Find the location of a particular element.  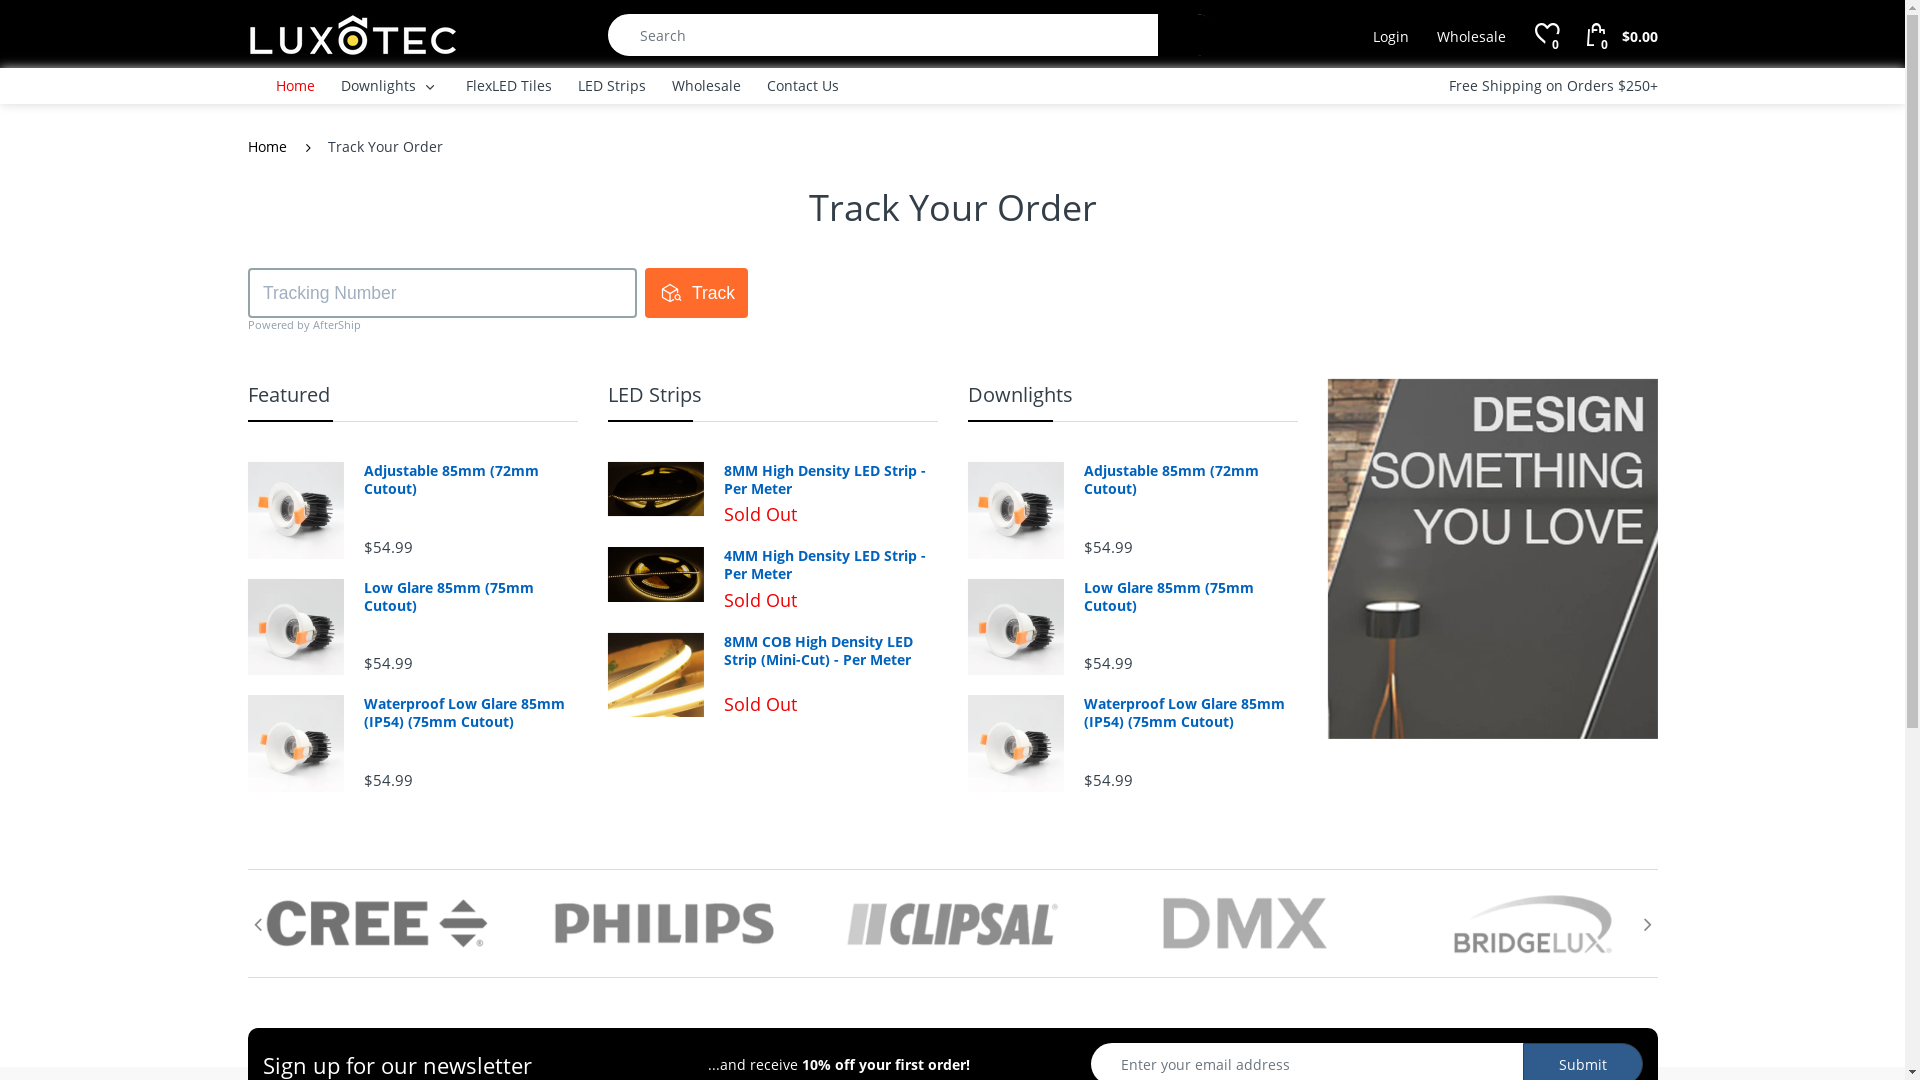

'Home' is located at coordinates (266, 145).